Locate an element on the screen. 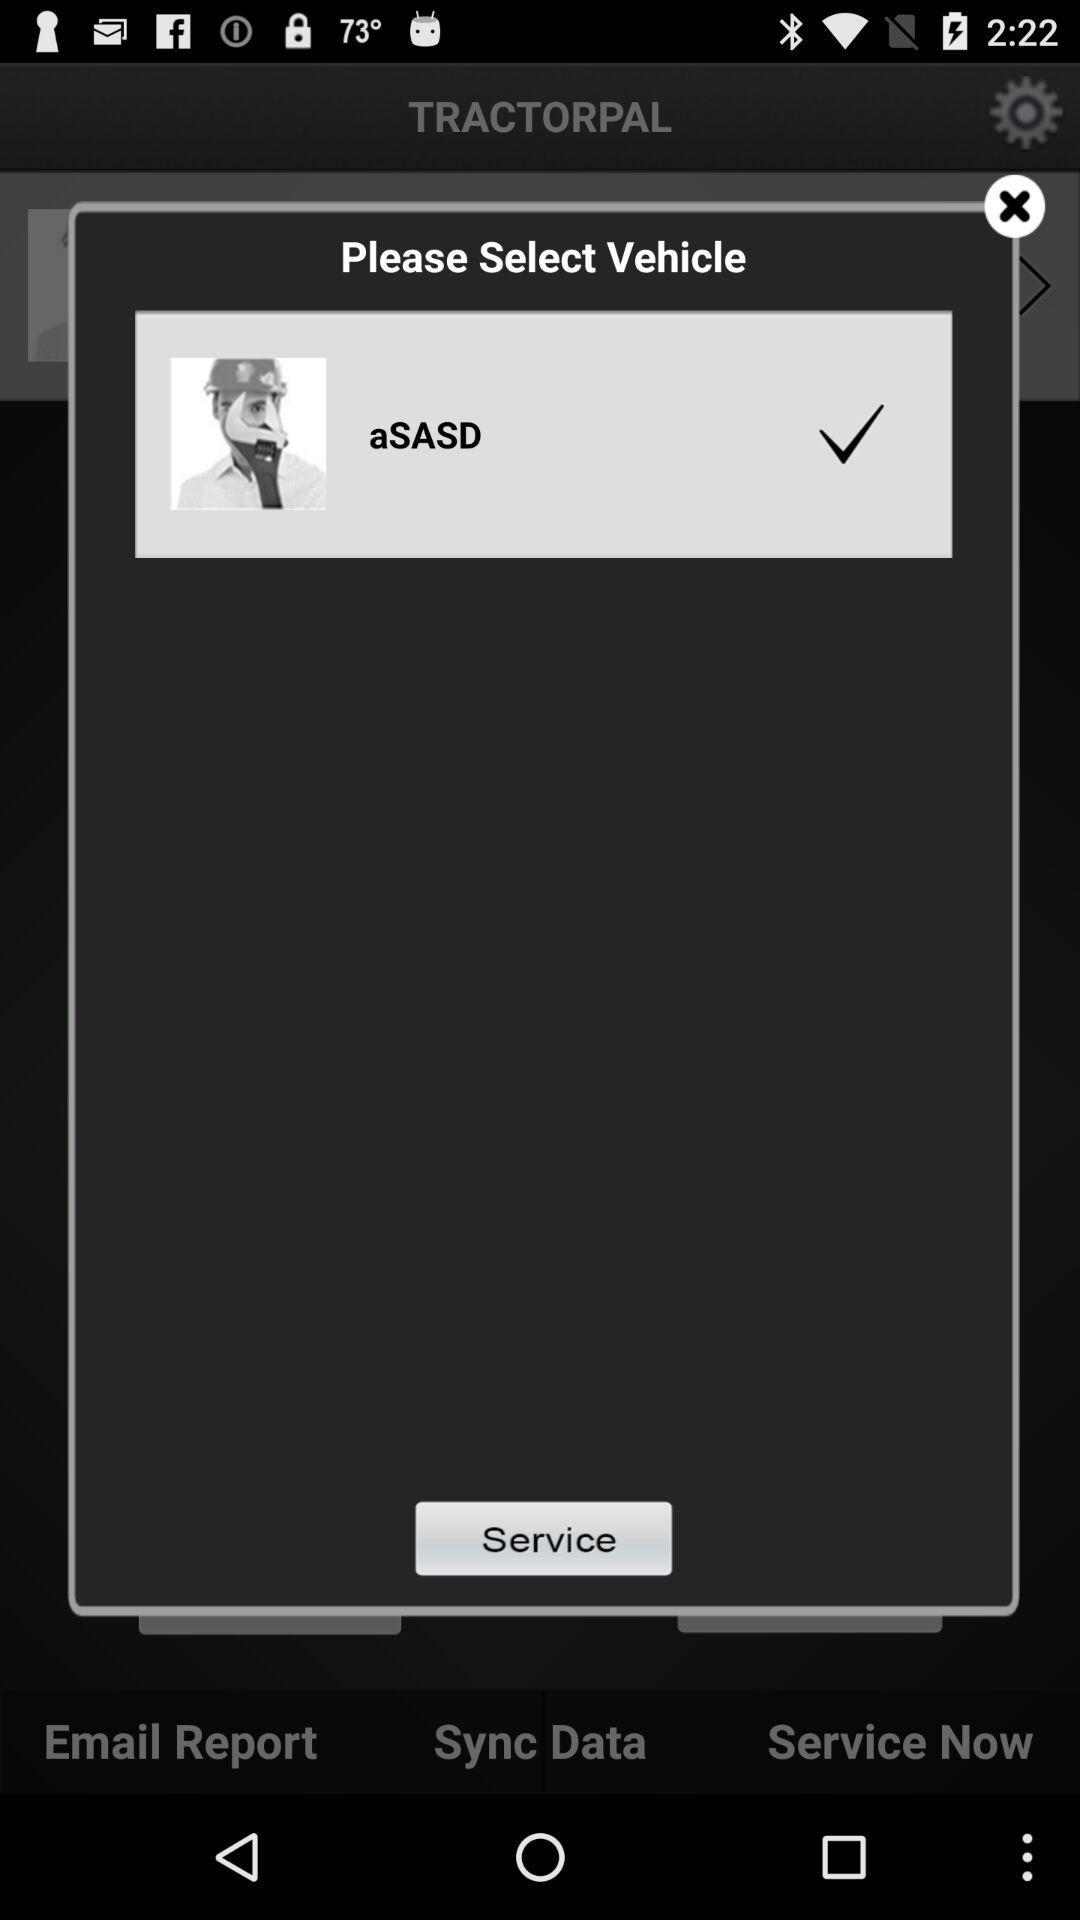 The height and width of the screenshot is (1920, 1080). service is located at coordinates (543, 1537).